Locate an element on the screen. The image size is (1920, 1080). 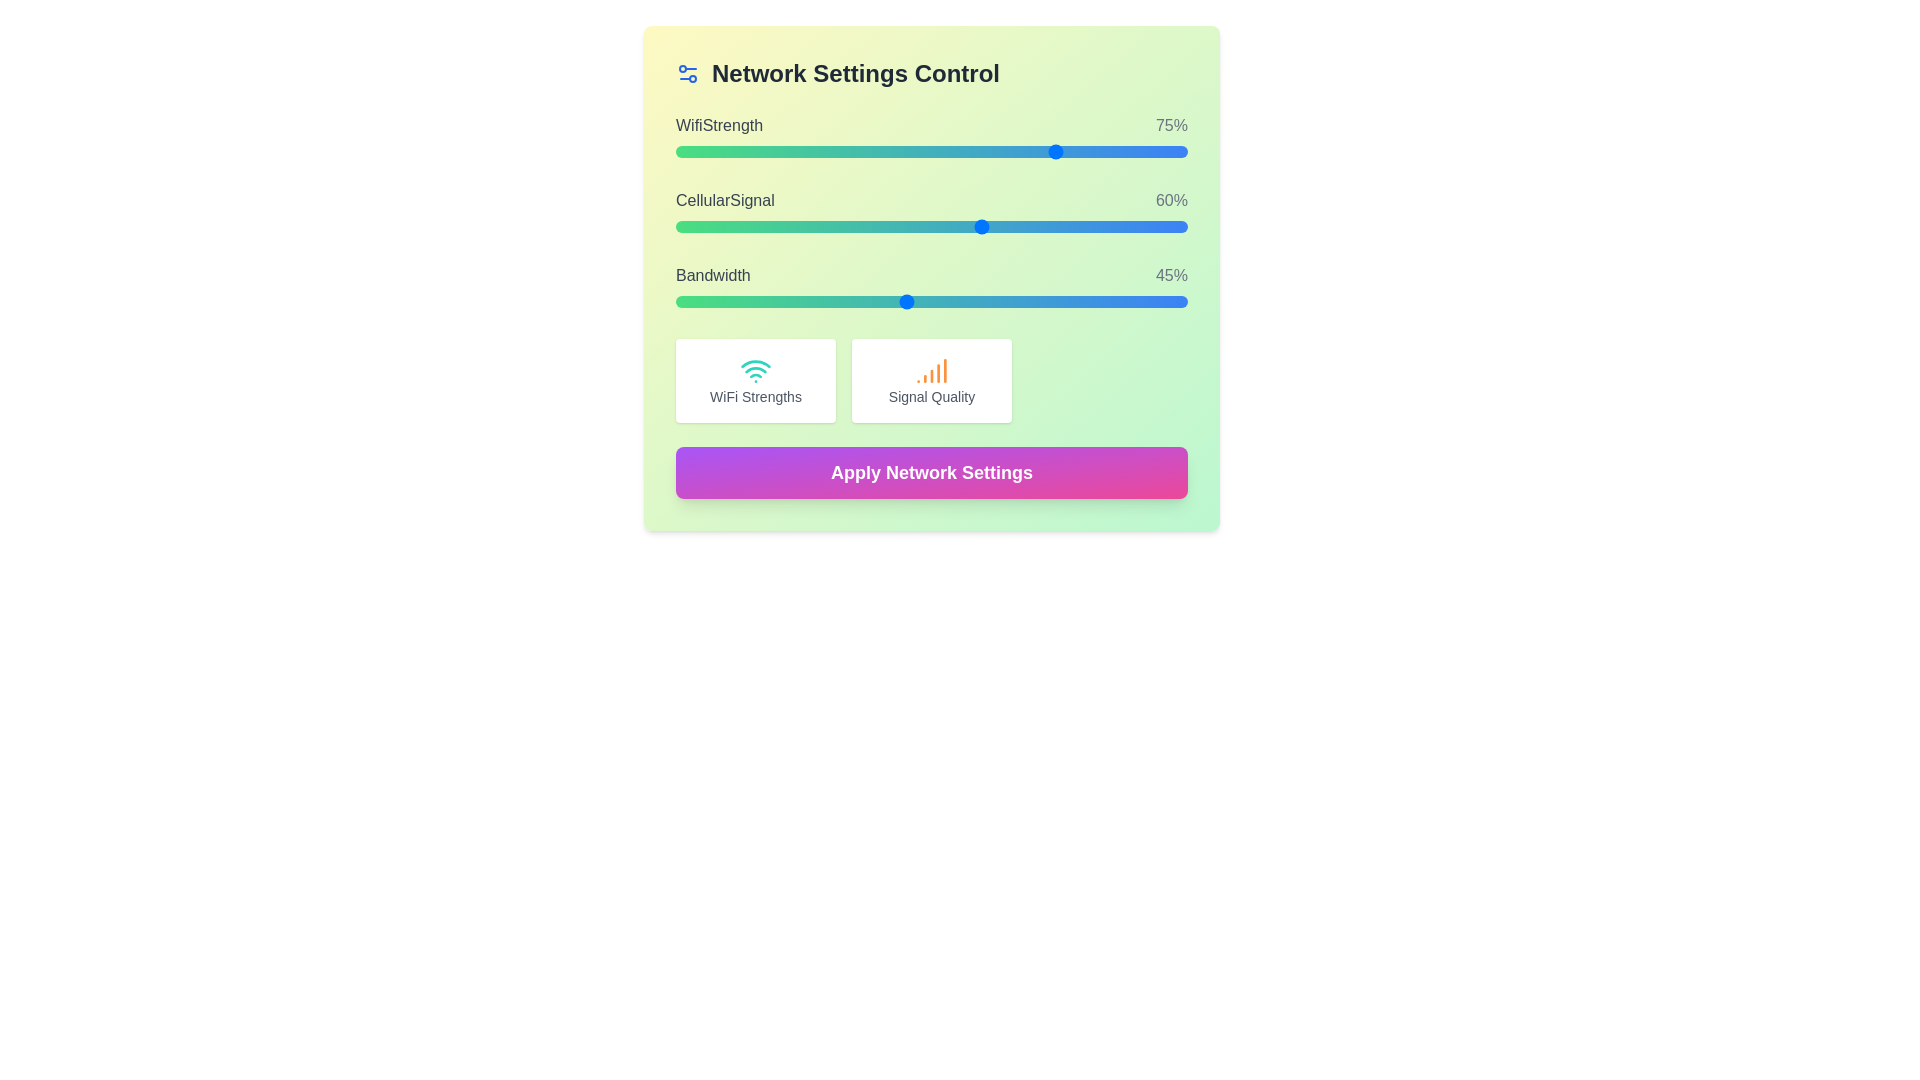
the Cellular Signal slider is located at coordinates (726, 226).